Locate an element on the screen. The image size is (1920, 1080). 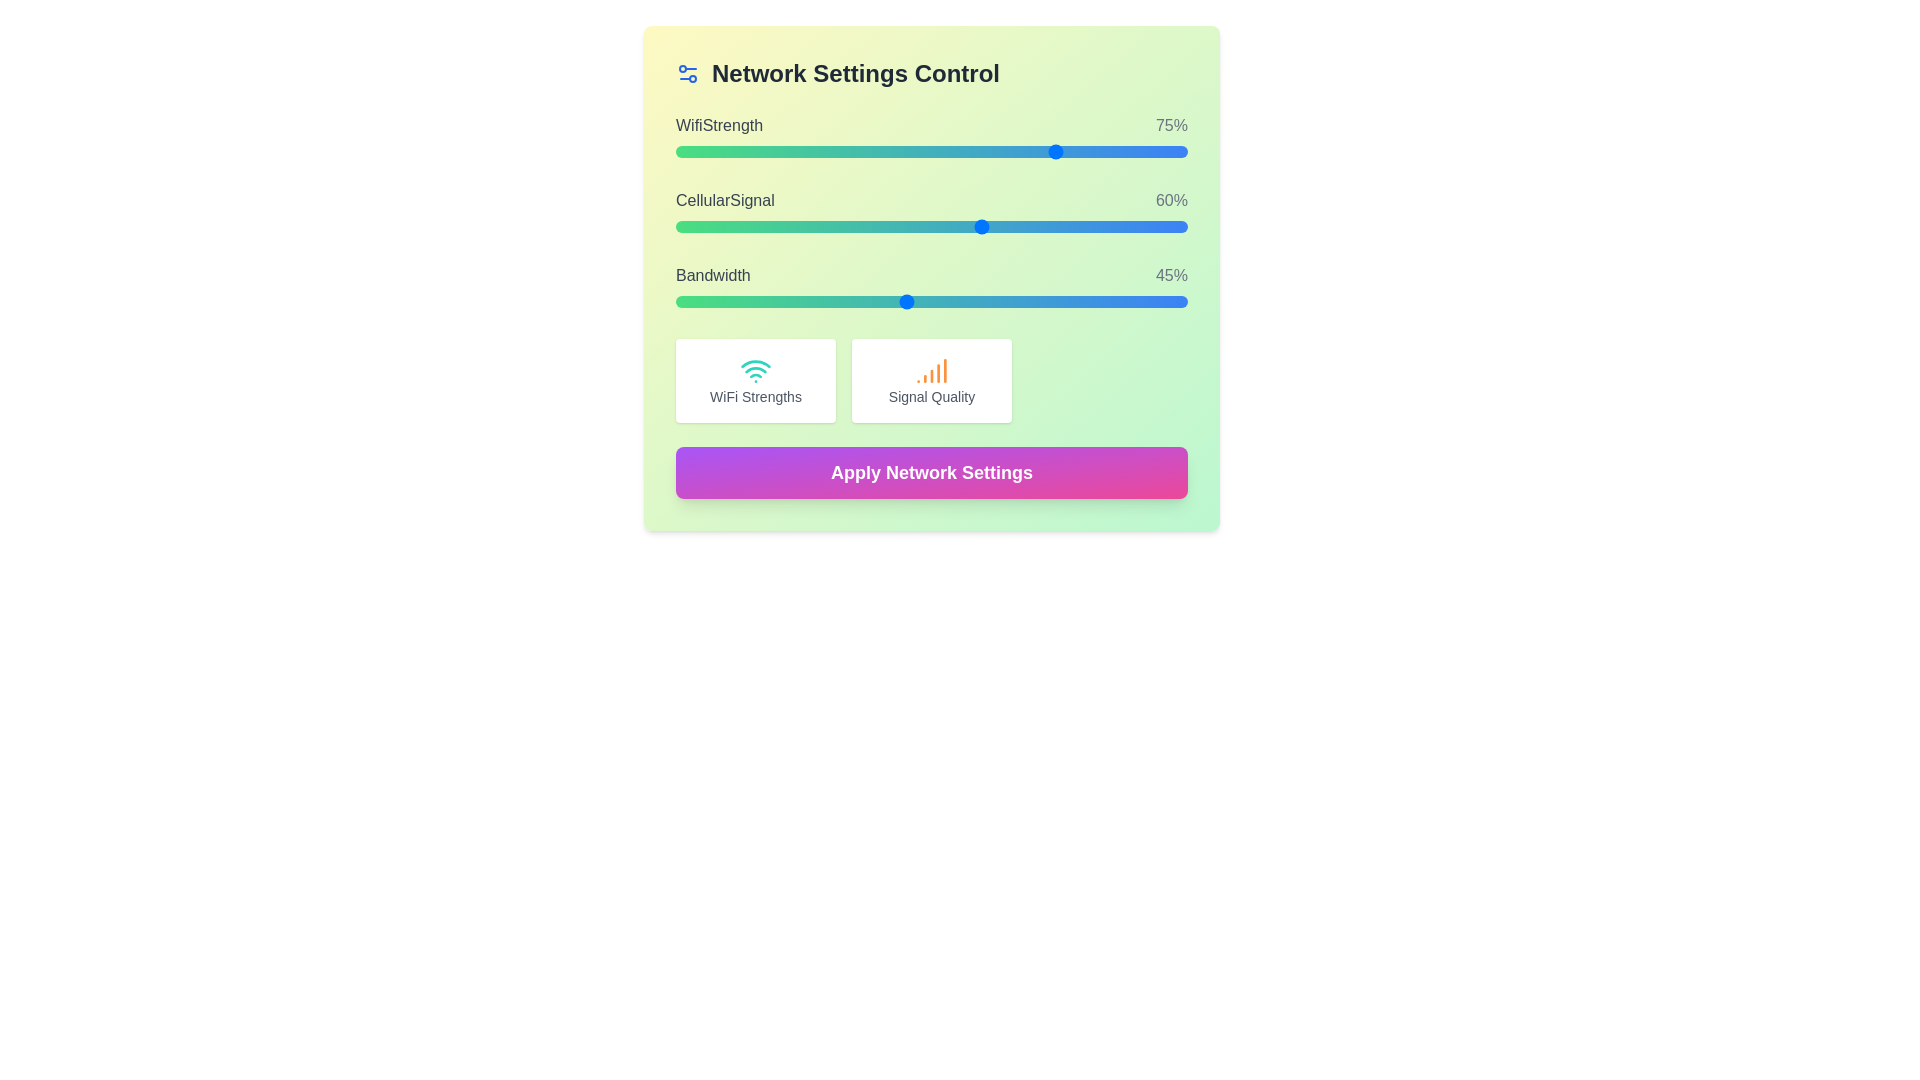
the Cellular Signal slider is located at coordinates (726, 226).